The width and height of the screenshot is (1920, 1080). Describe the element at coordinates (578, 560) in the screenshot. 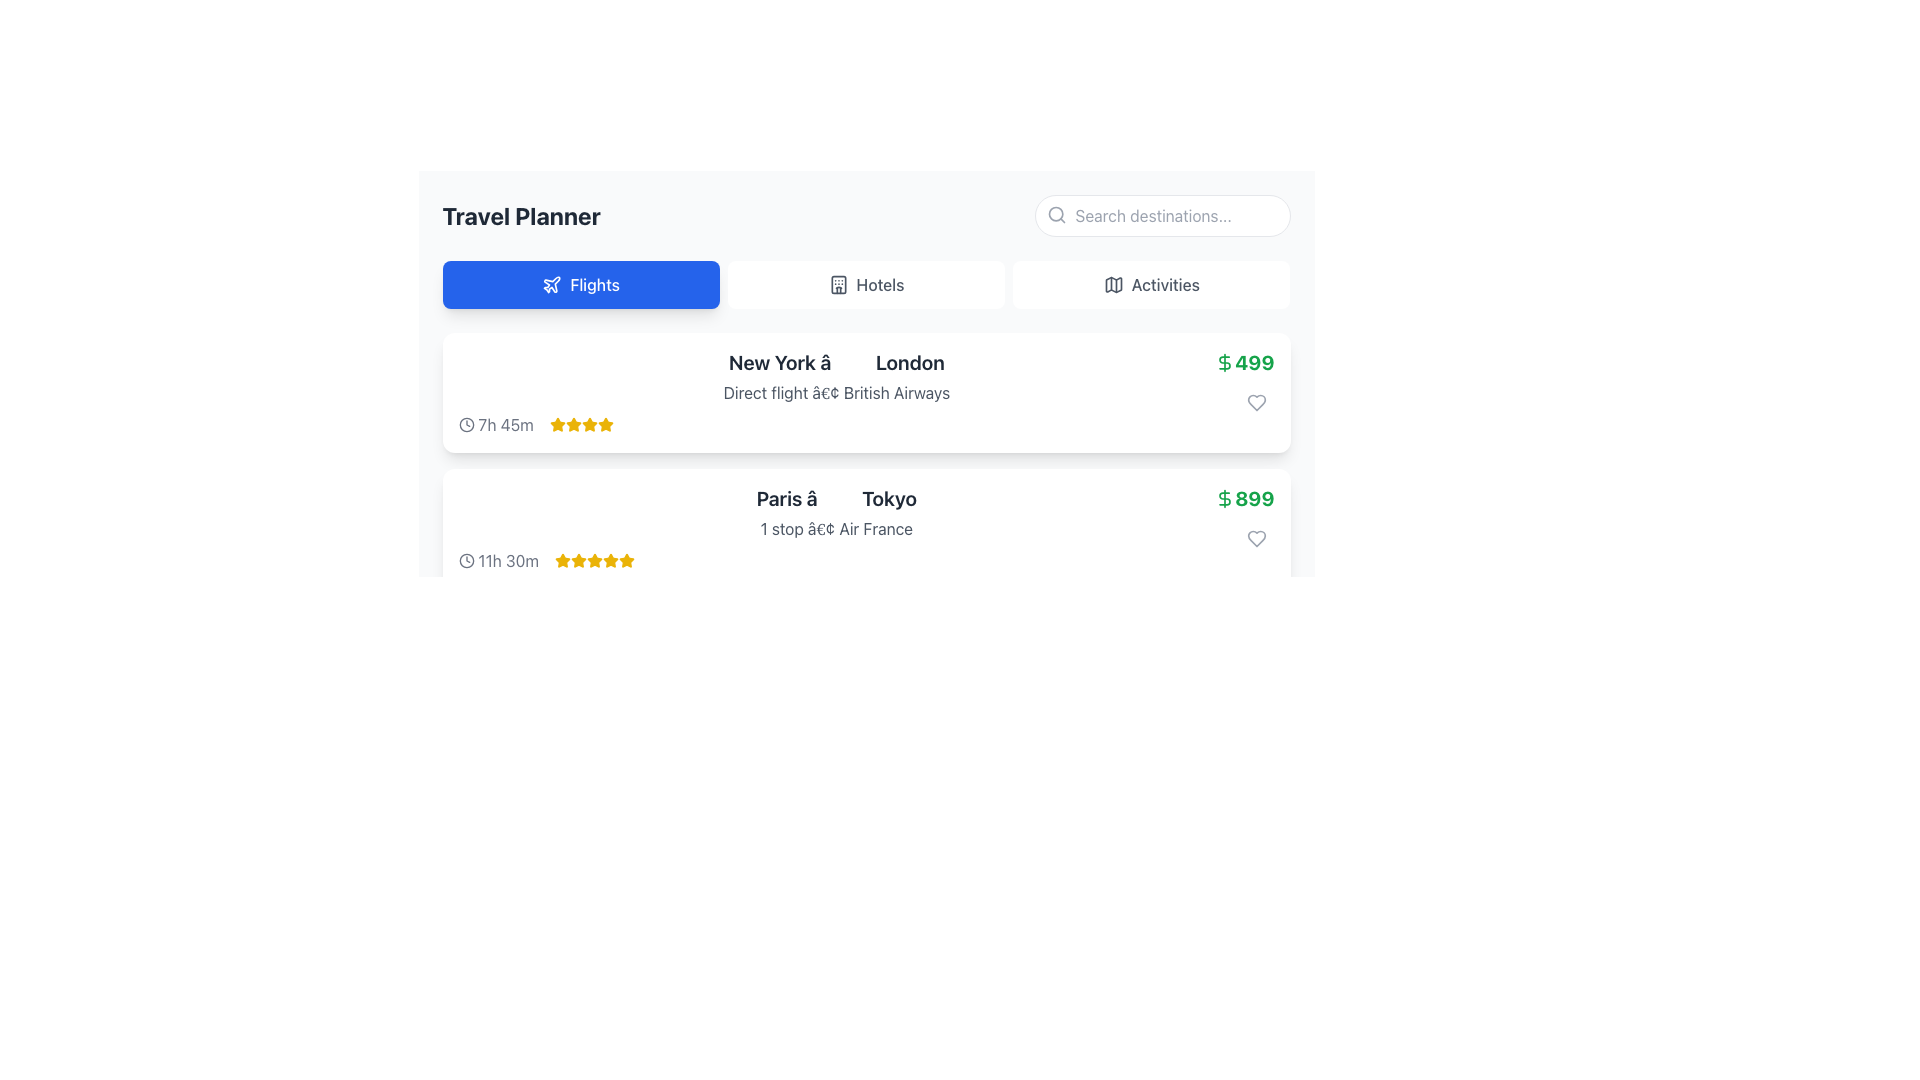

I see `the first star-shaped icon filled with yellow or gold color in the rating system for the travel option from Paris to Tokyo` at that location.